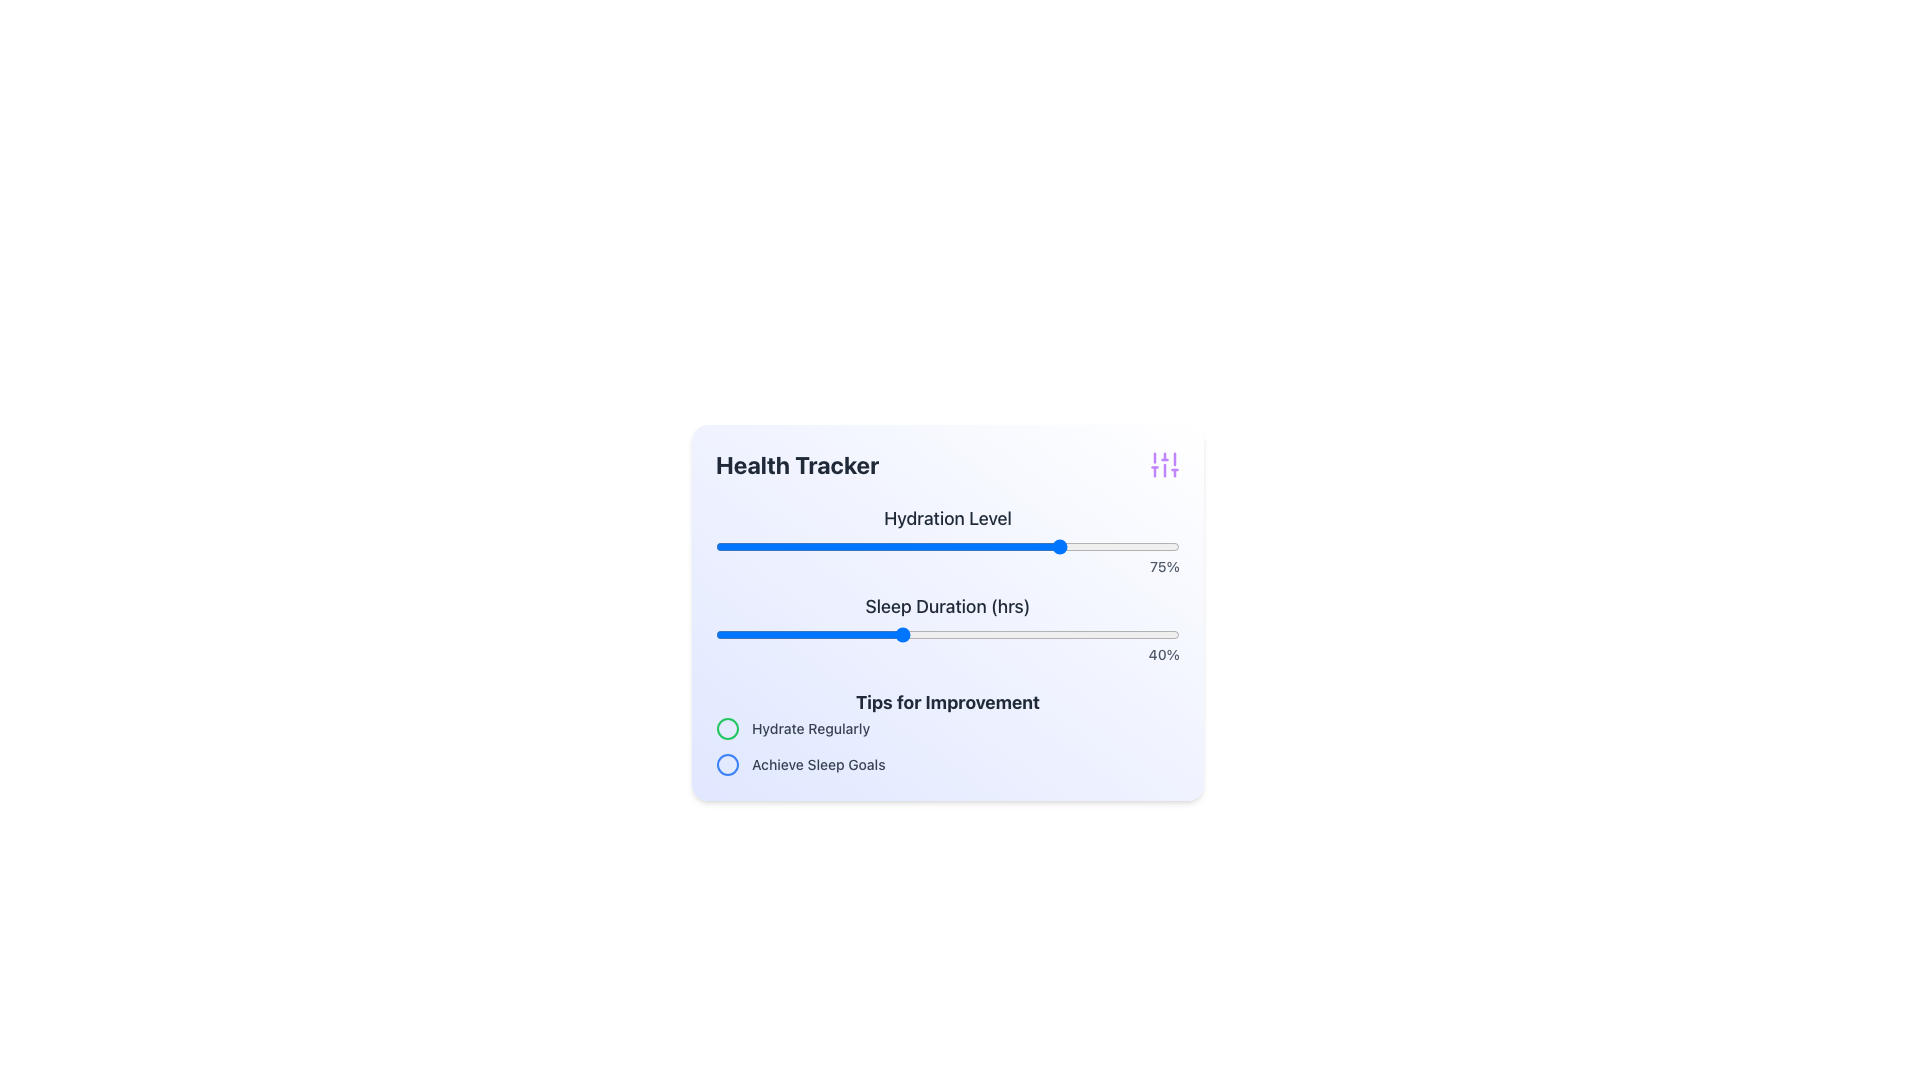  Describe the element at coordinates (928, 635) in the screenshot. I see `the sleep duration slider` at that location.